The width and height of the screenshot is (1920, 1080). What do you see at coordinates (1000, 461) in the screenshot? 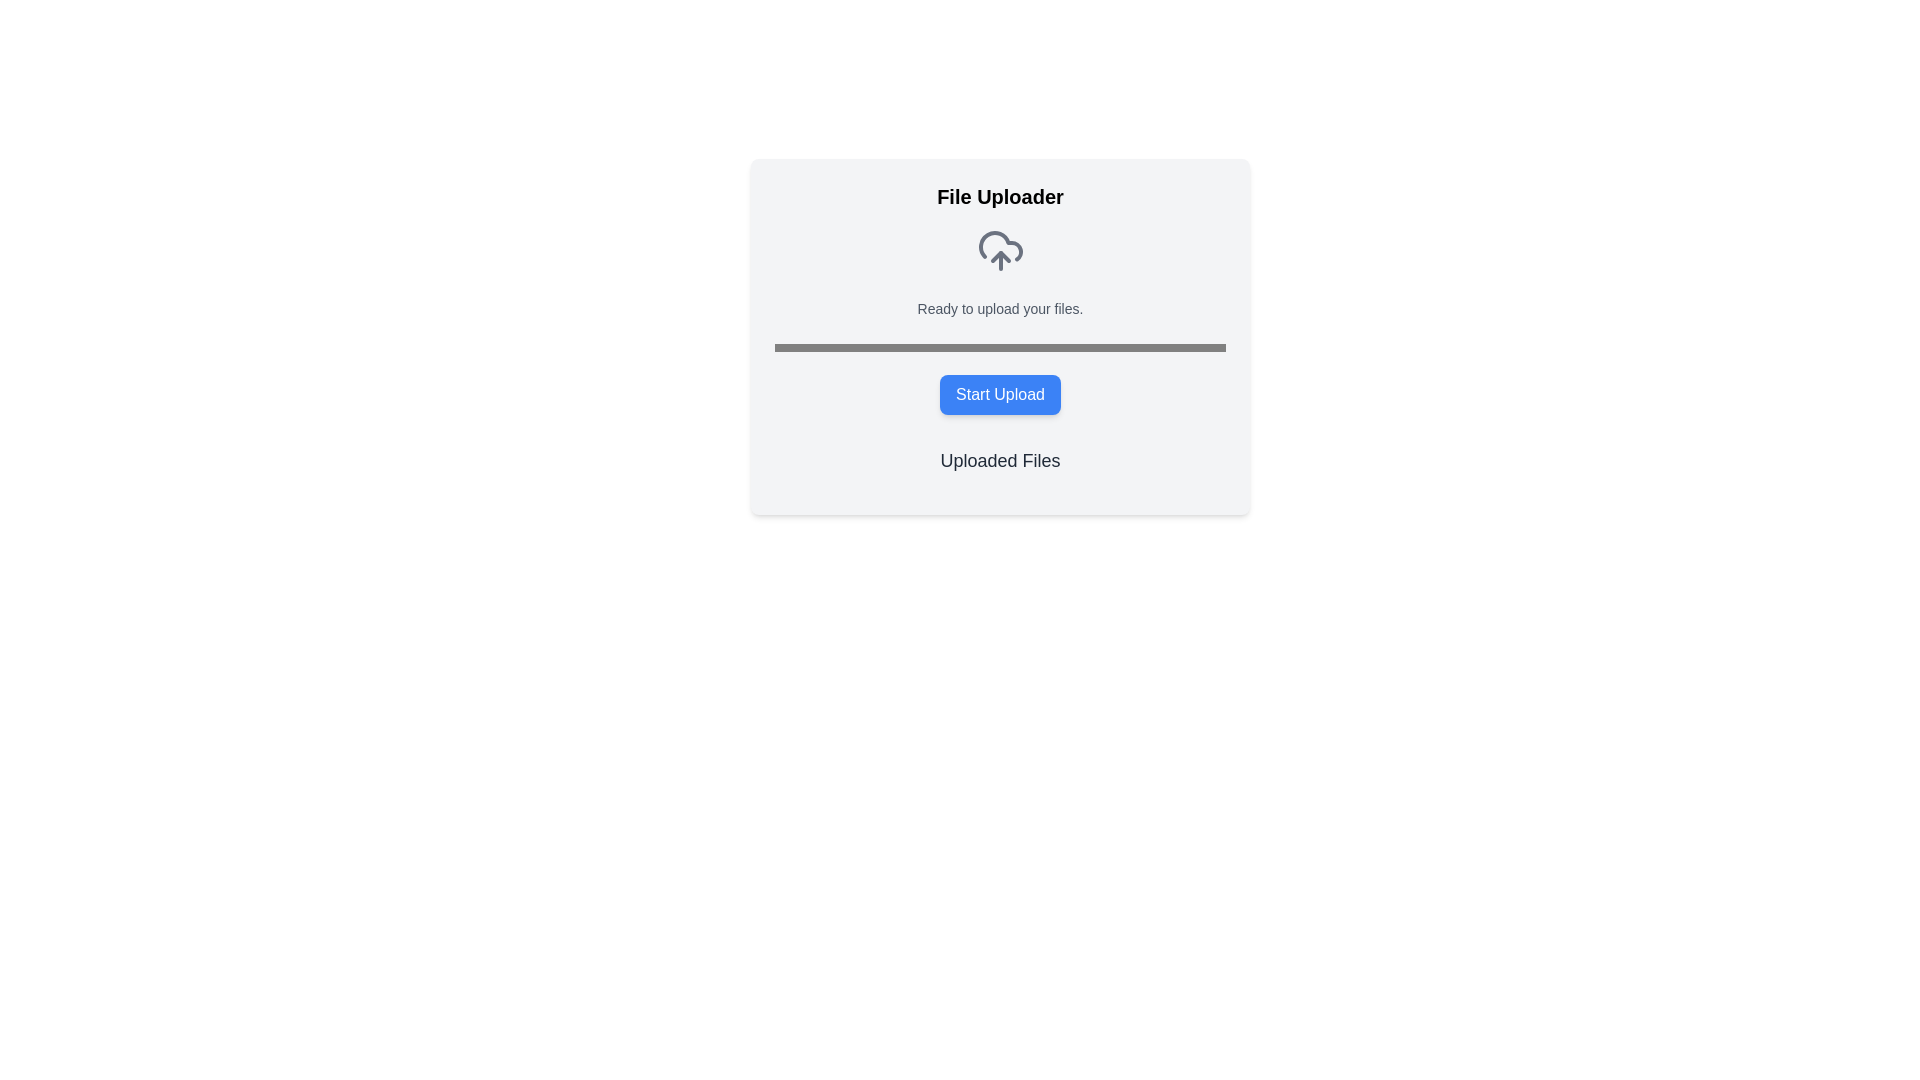
I see `the Text Label that serves as a section header for uploaded files, located below the 'Start Upload' button in the 'File Uploader' panel` at bounding box center [1000, 461].